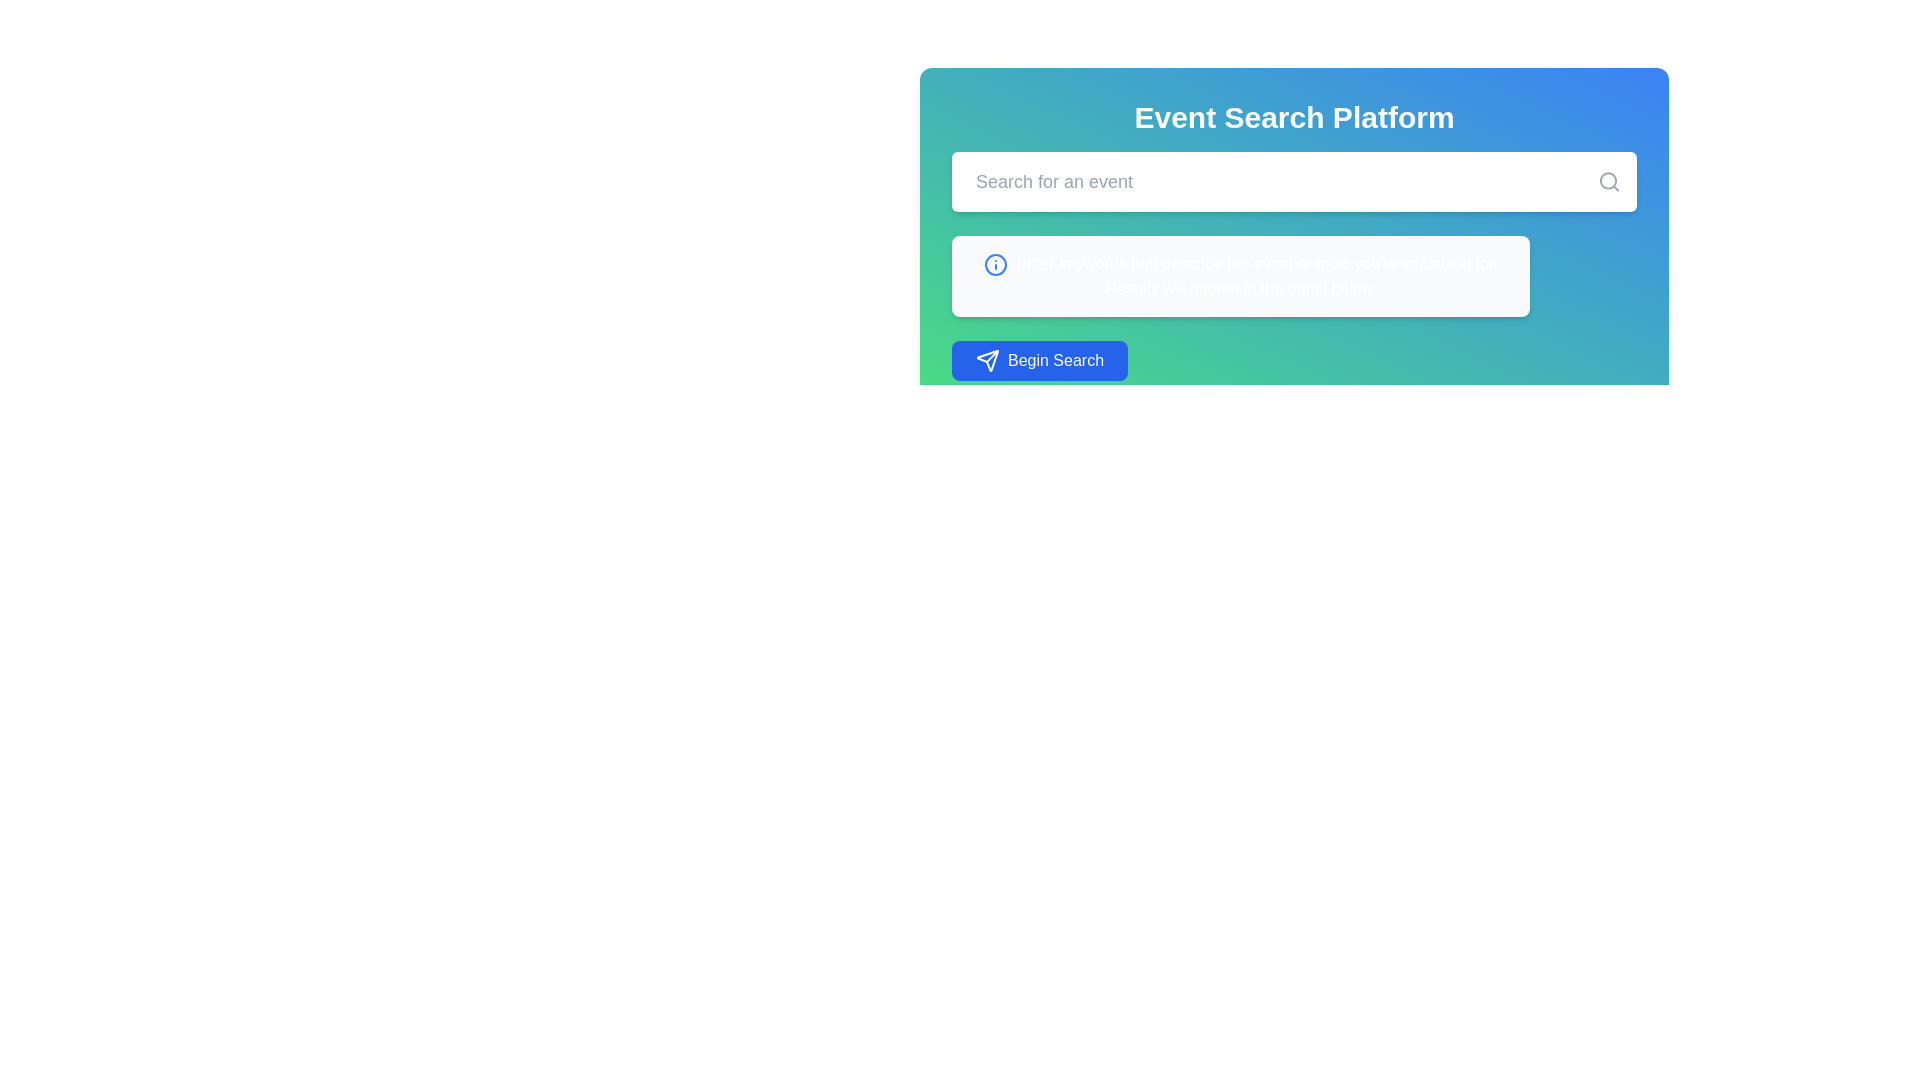 The height and width of the screenshot is (1080, 1920). I want to click on the header text label indicating the primary purpose of the event search platform, located at the top of the gradient-styled panel, so click(1294, 118).